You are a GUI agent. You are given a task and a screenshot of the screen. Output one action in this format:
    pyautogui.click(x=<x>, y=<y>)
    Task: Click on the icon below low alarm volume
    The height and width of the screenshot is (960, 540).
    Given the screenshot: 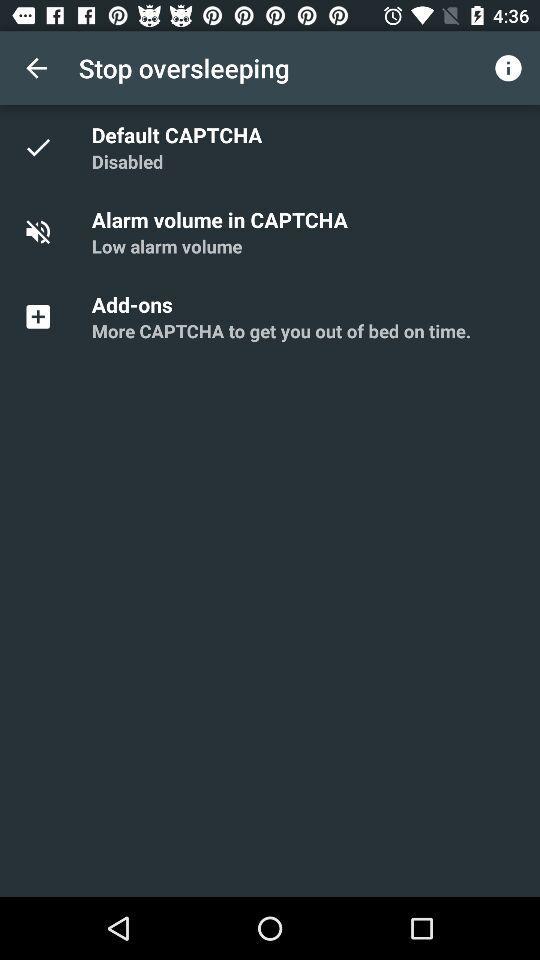 What is the action you would take?
    pyautogui.click(x=135, y=304)
    